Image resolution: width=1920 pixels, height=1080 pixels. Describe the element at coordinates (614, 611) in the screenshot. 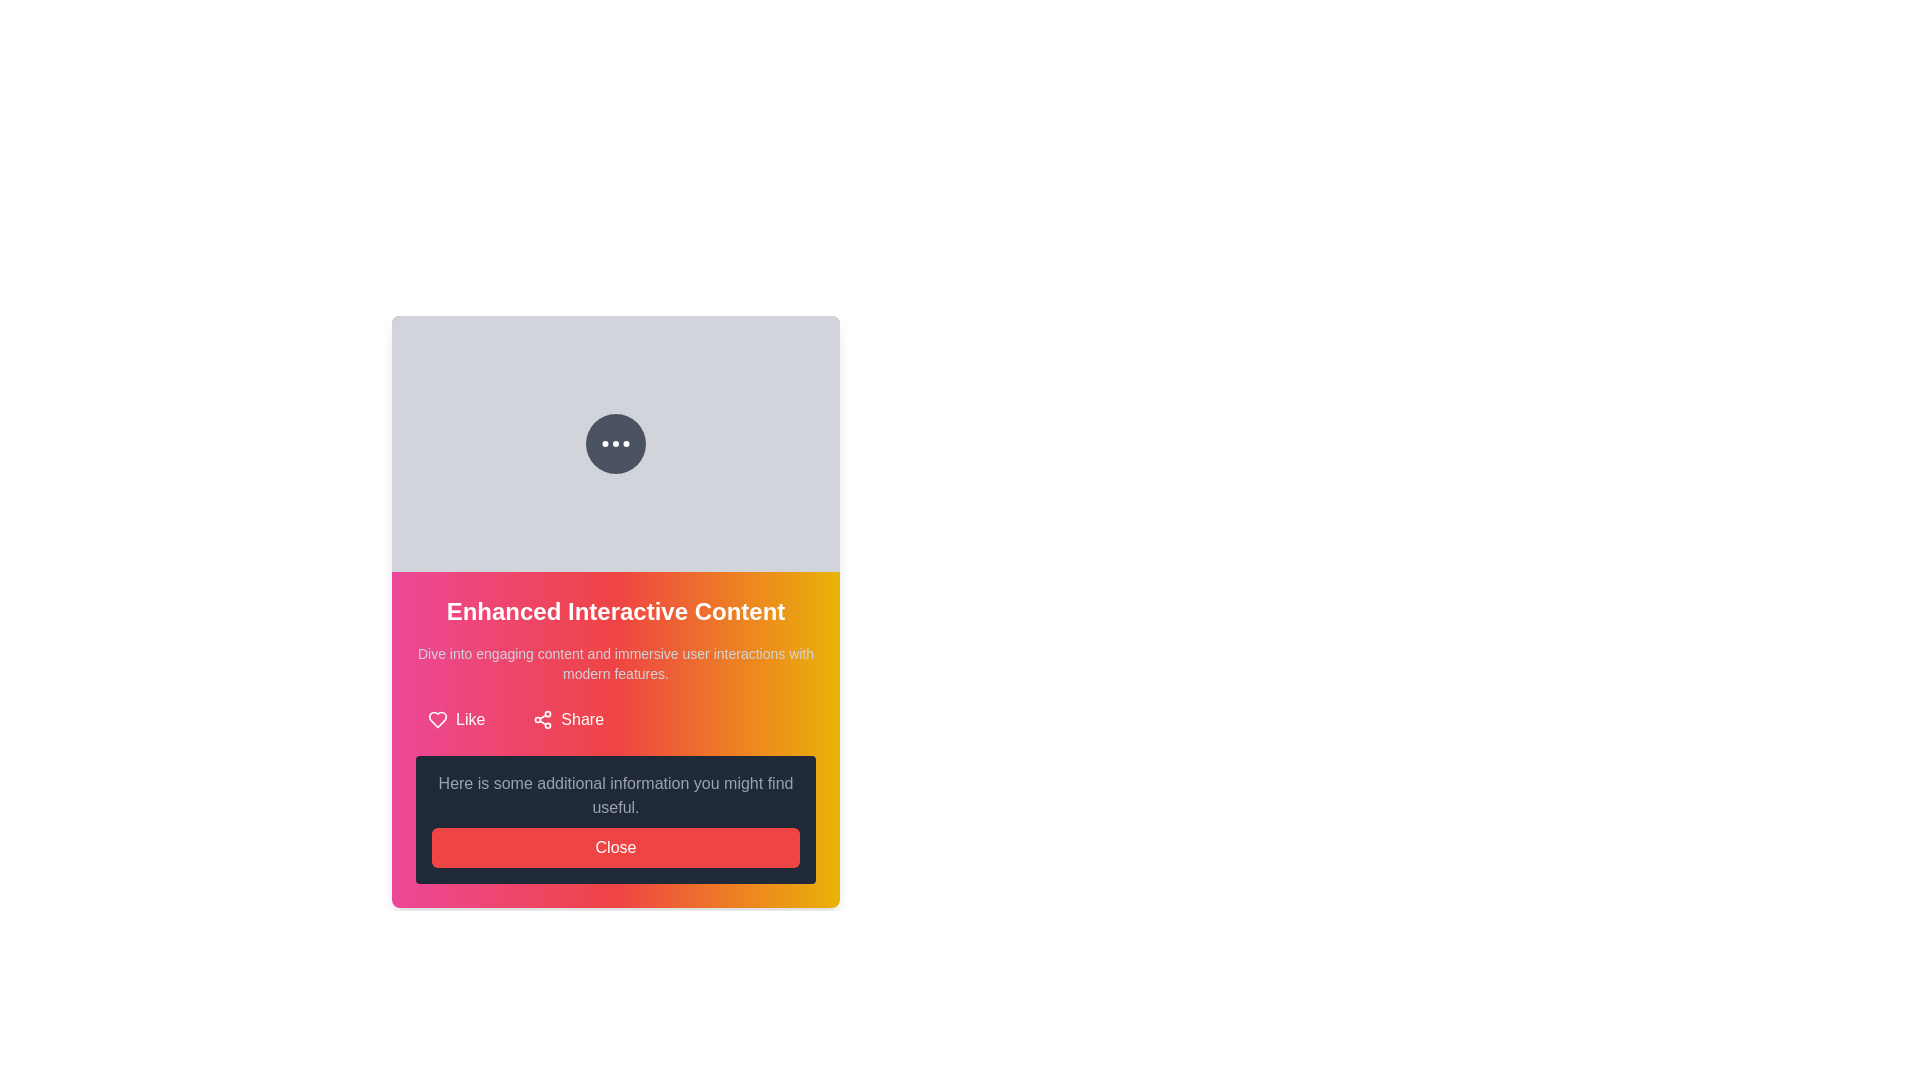

I see `the headline text at the top-center of the card, which serves as a descriptor for the content within the card` at that location.